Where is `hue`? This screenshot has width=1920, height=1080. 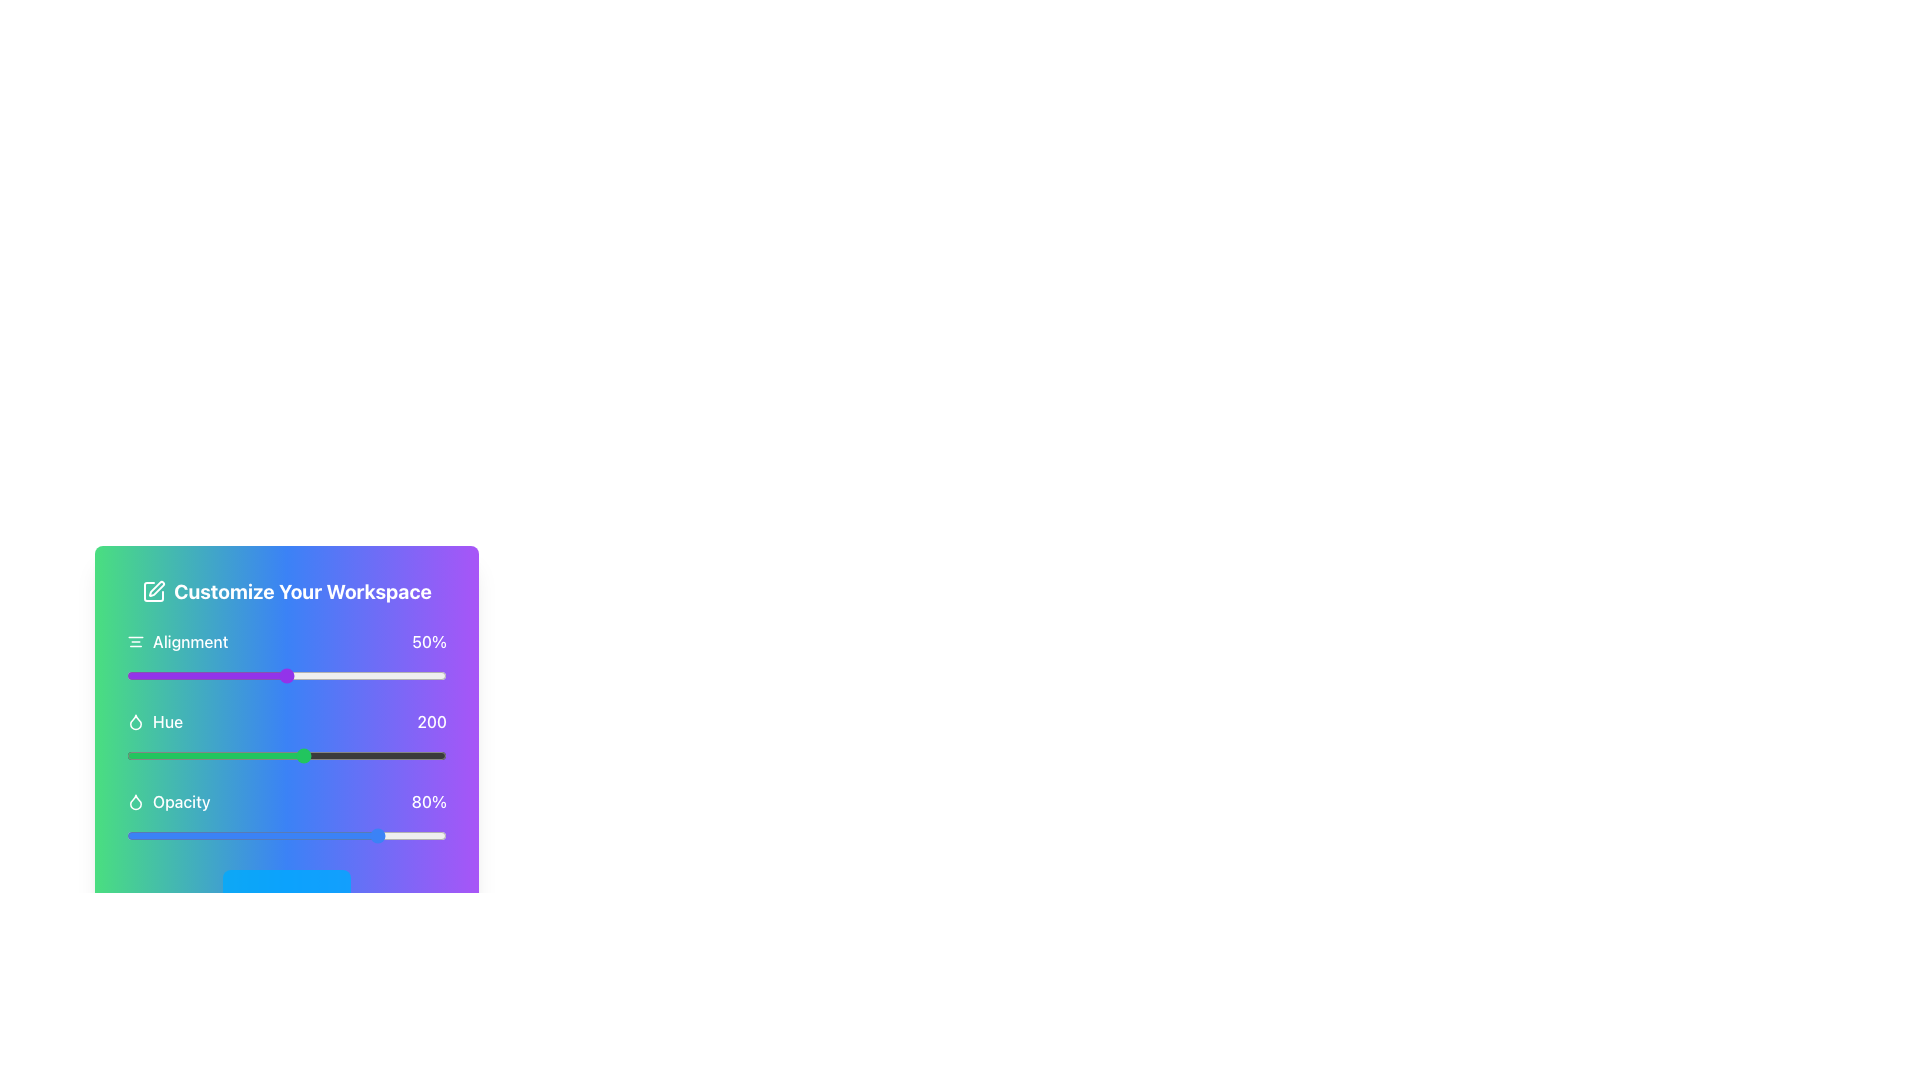 hue is located at coordinates (163, 756).